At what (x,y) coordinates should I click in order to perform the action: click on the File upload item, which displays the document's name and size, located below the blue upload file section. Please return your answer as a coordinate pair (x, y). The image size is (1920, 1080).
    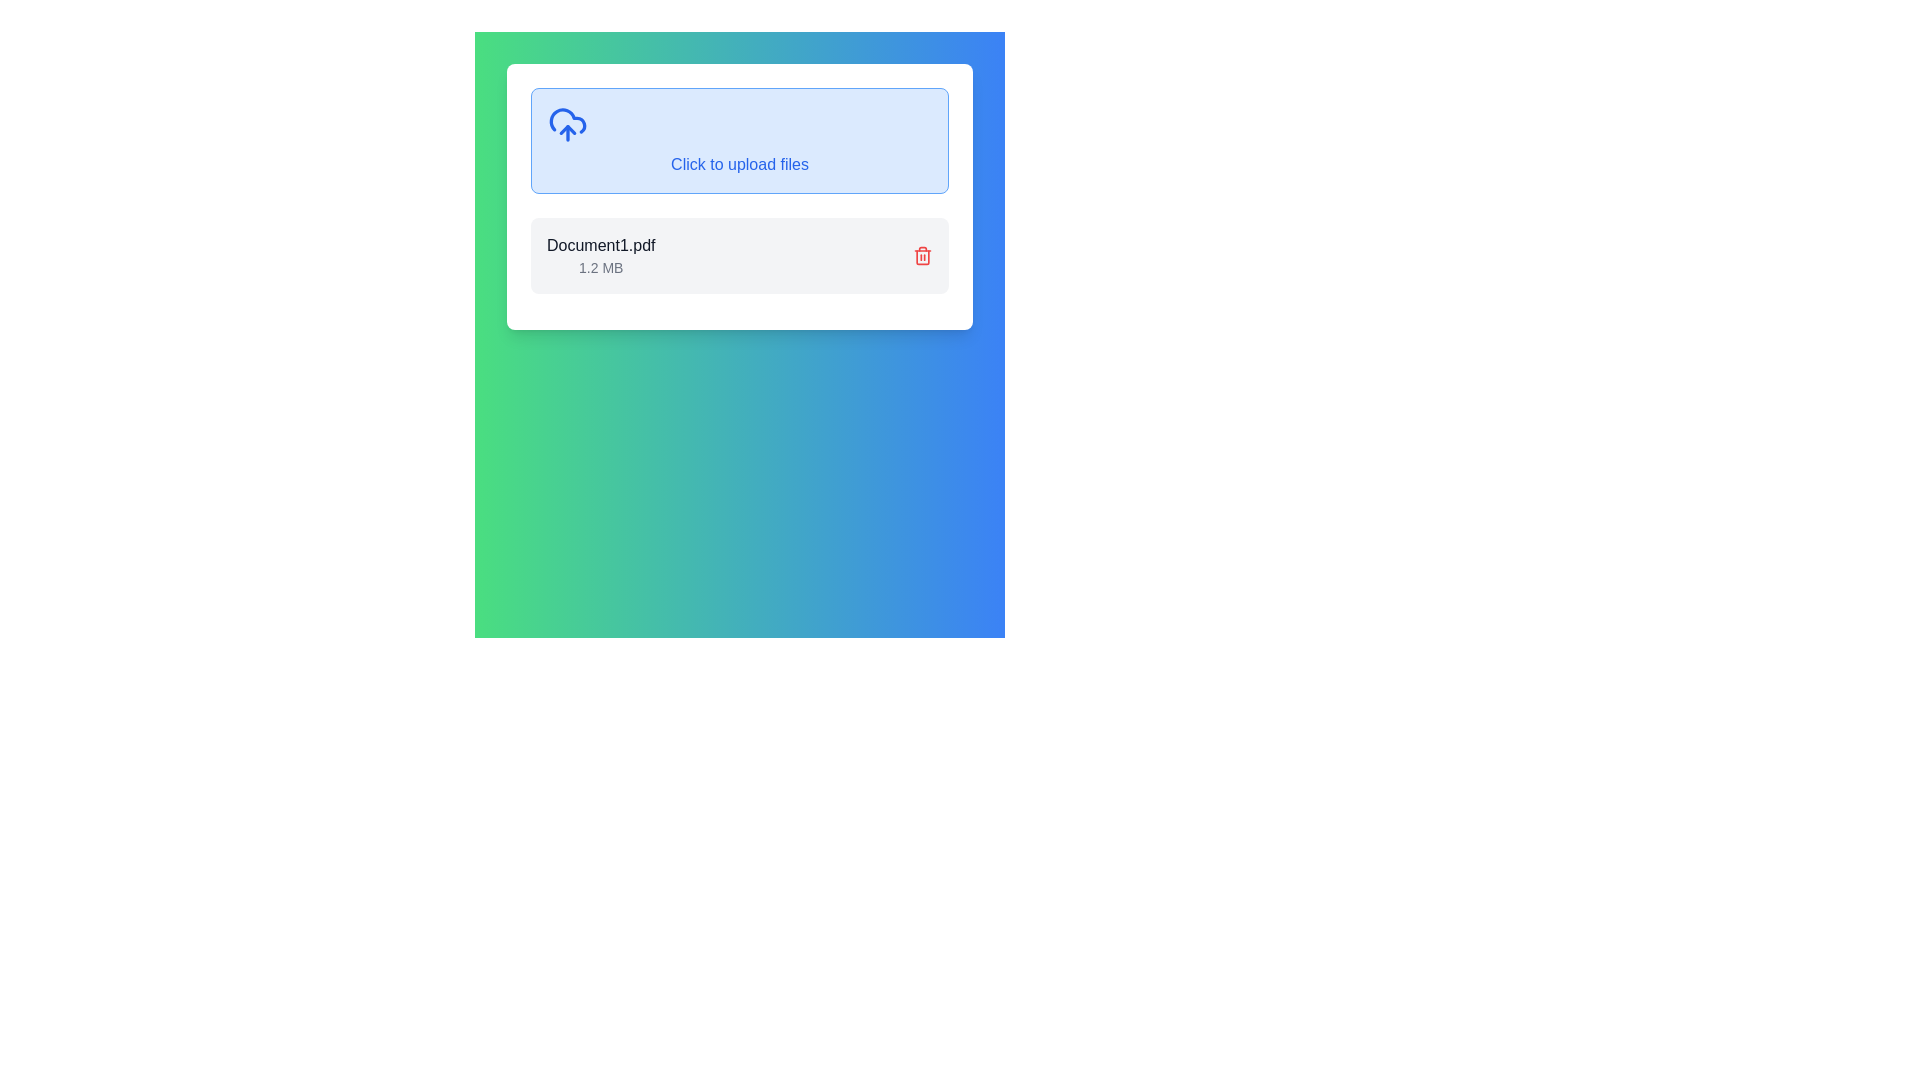
    Looking at the image, I should click on (738, 254).